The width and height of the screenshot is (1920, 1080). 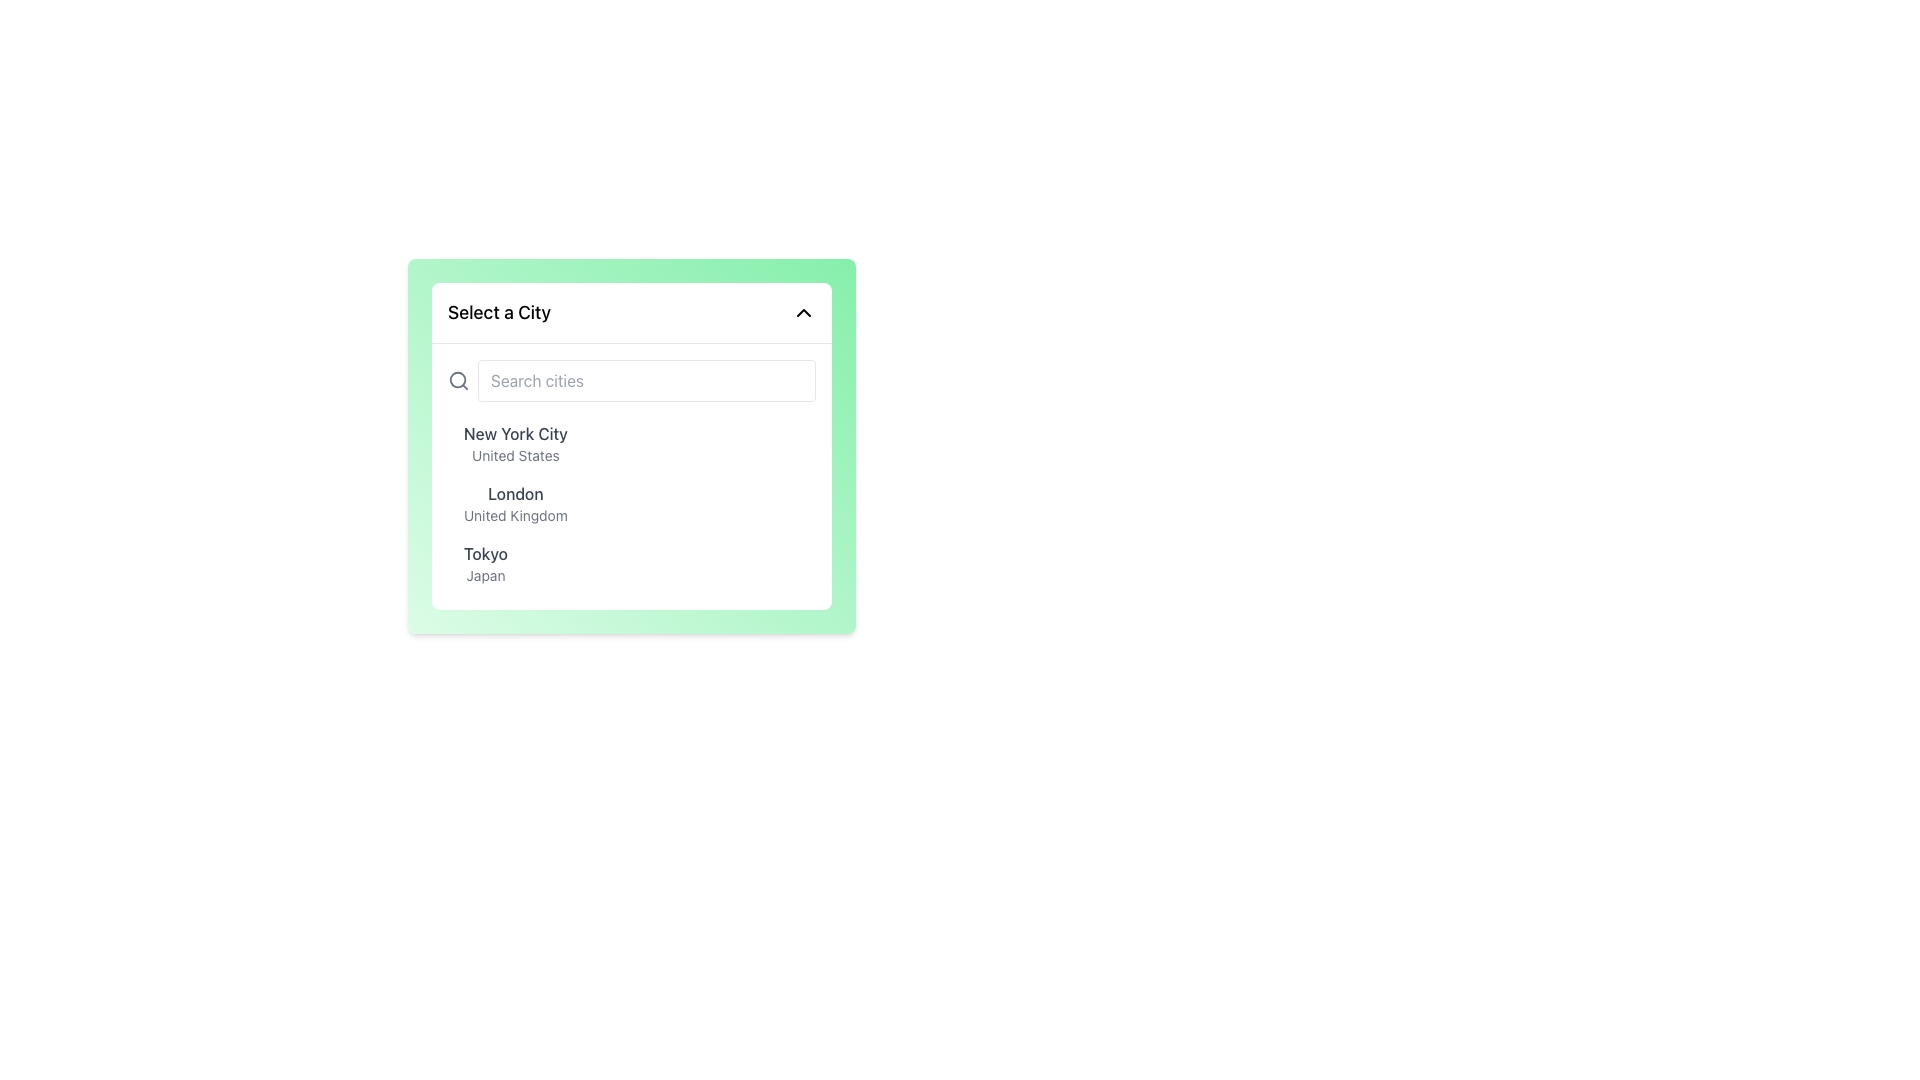 What do you see at coordinates (631, 563) in the screenshot?
I see `the third item in the city selection dropdown menu, which represents 'Tokyo, Japan'` at bounding box center [631, 563].